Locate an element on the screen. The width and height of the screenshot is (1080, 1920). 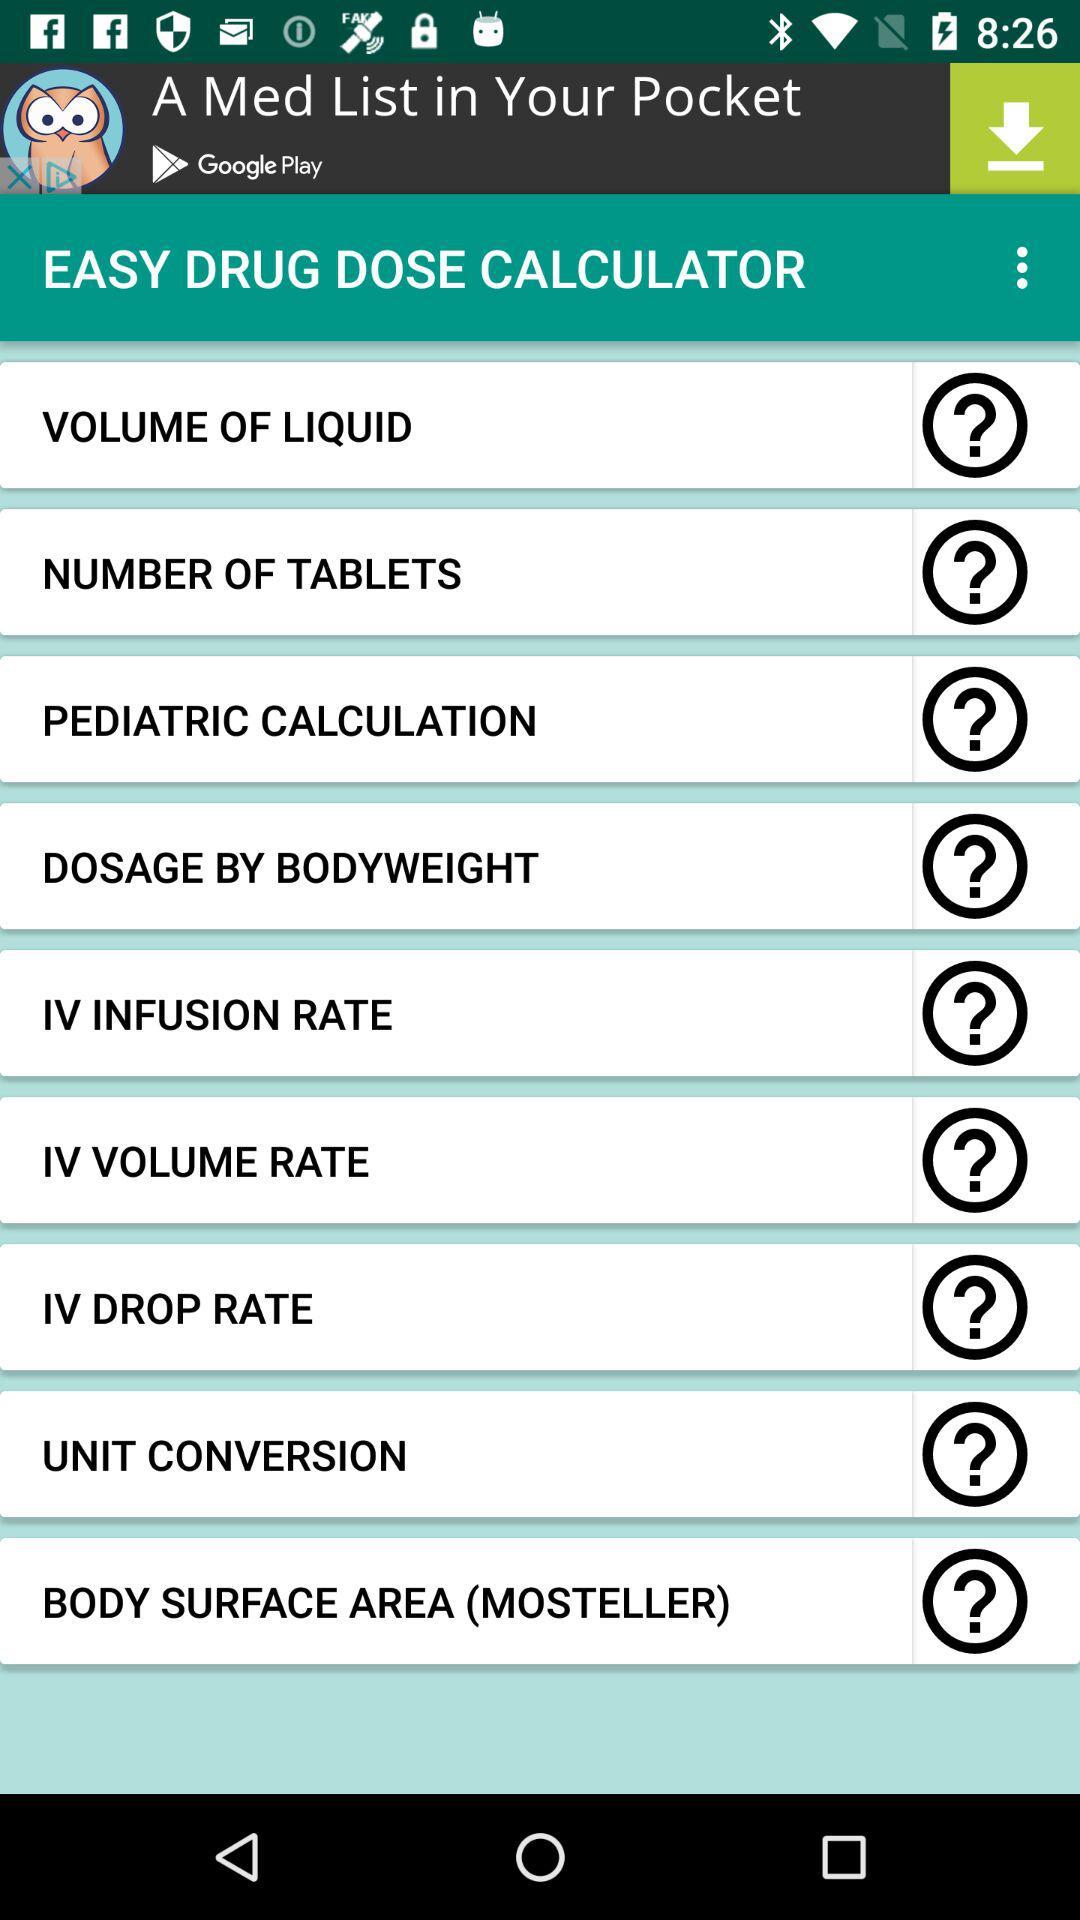
question option is located at coordinates (974, 571).